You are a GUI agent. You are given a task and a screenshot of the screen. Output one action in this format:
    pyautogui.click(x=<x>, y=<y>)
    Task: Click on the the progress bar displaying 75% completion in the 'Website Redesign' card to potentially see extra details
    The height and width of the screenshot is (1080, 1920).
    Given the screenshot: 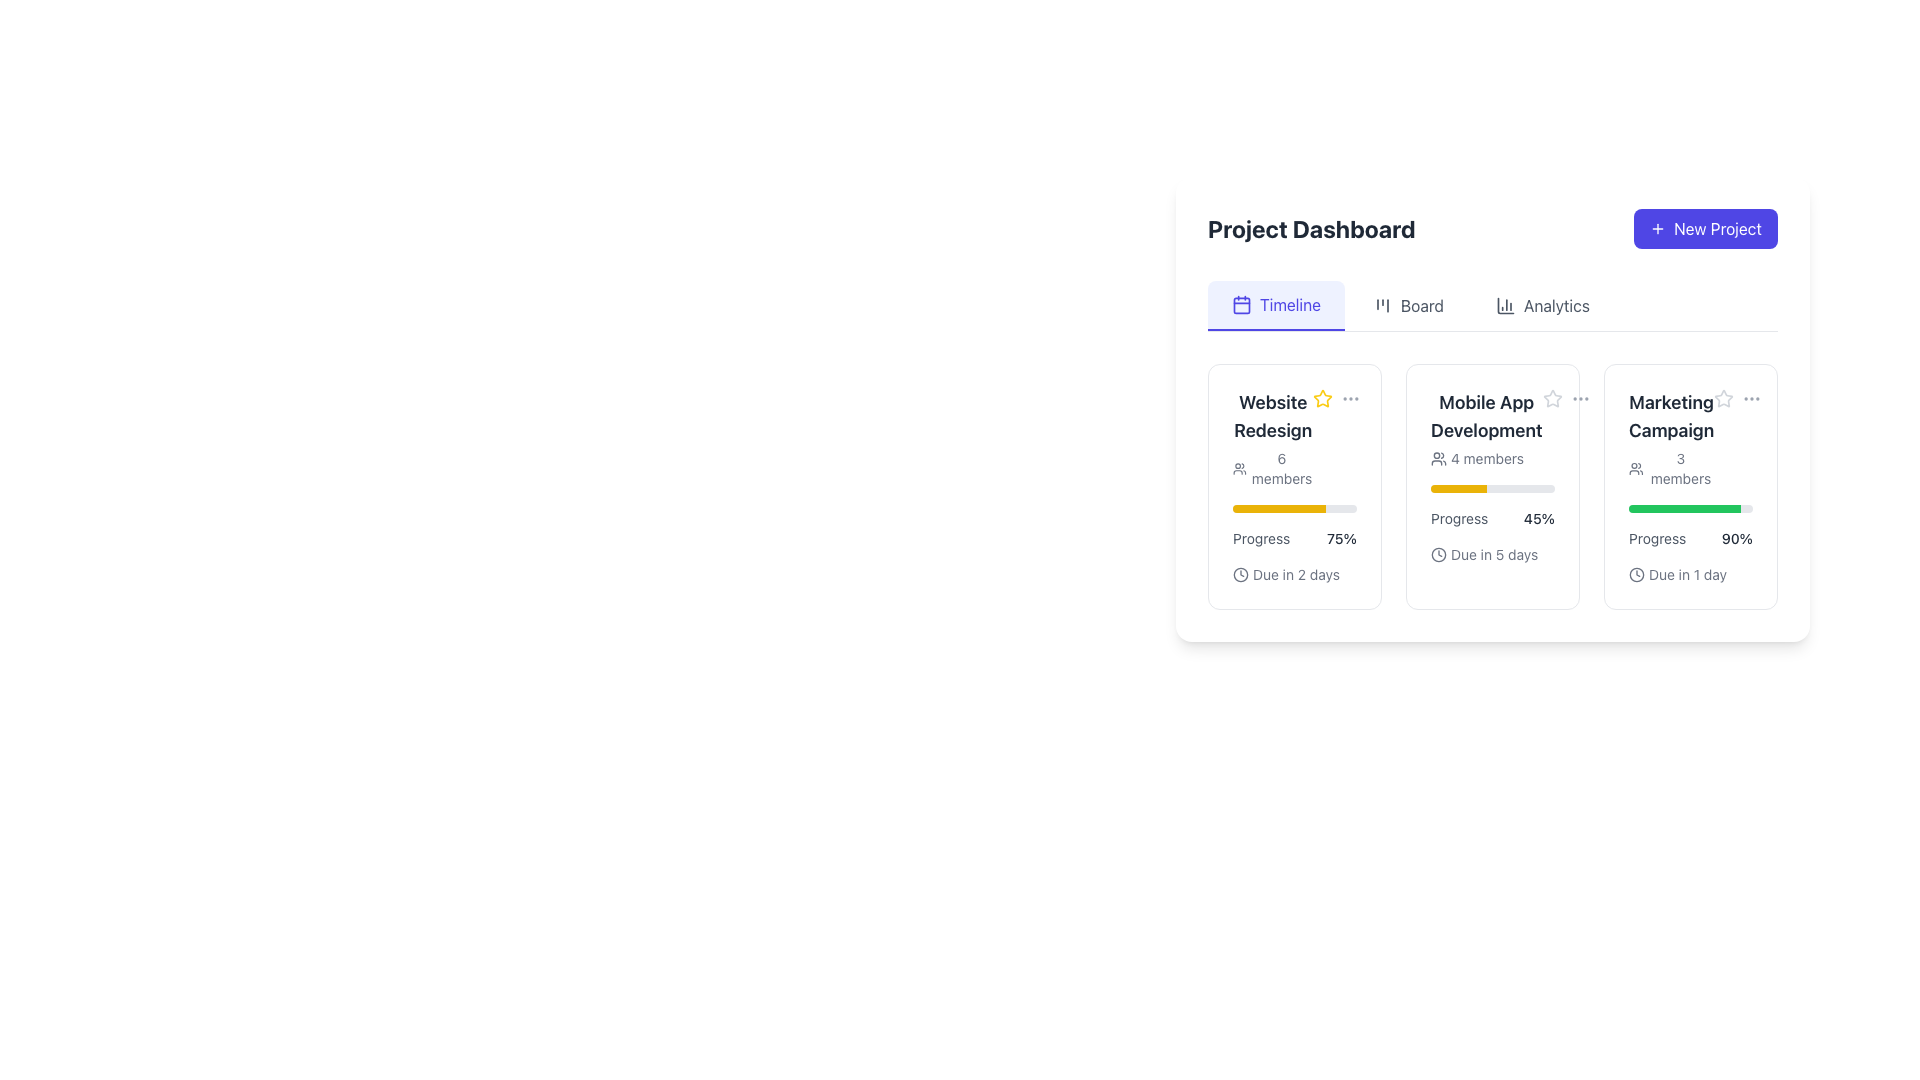 What is the action you would take?
    pyautogui.click(x=1295, y=544)
    